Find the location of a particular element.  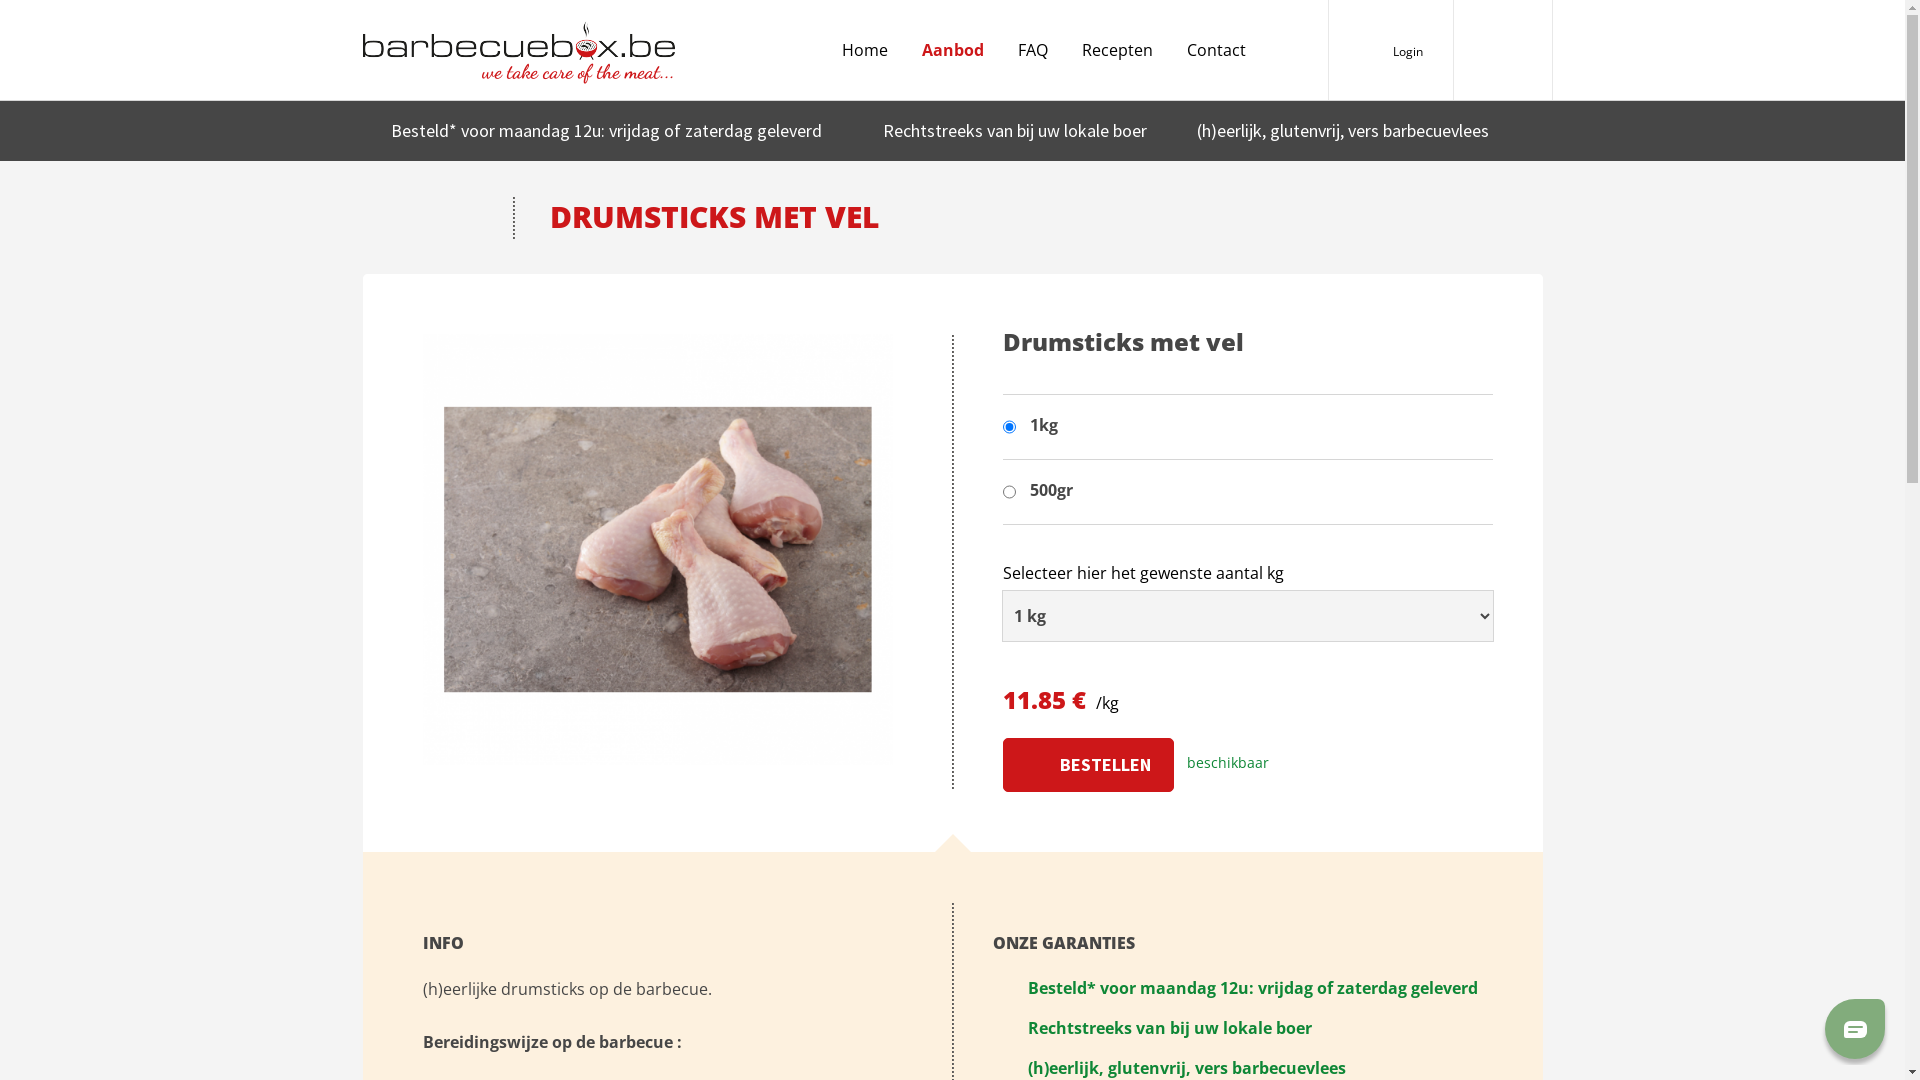

'Login' is located at coordinates (1391, 50).